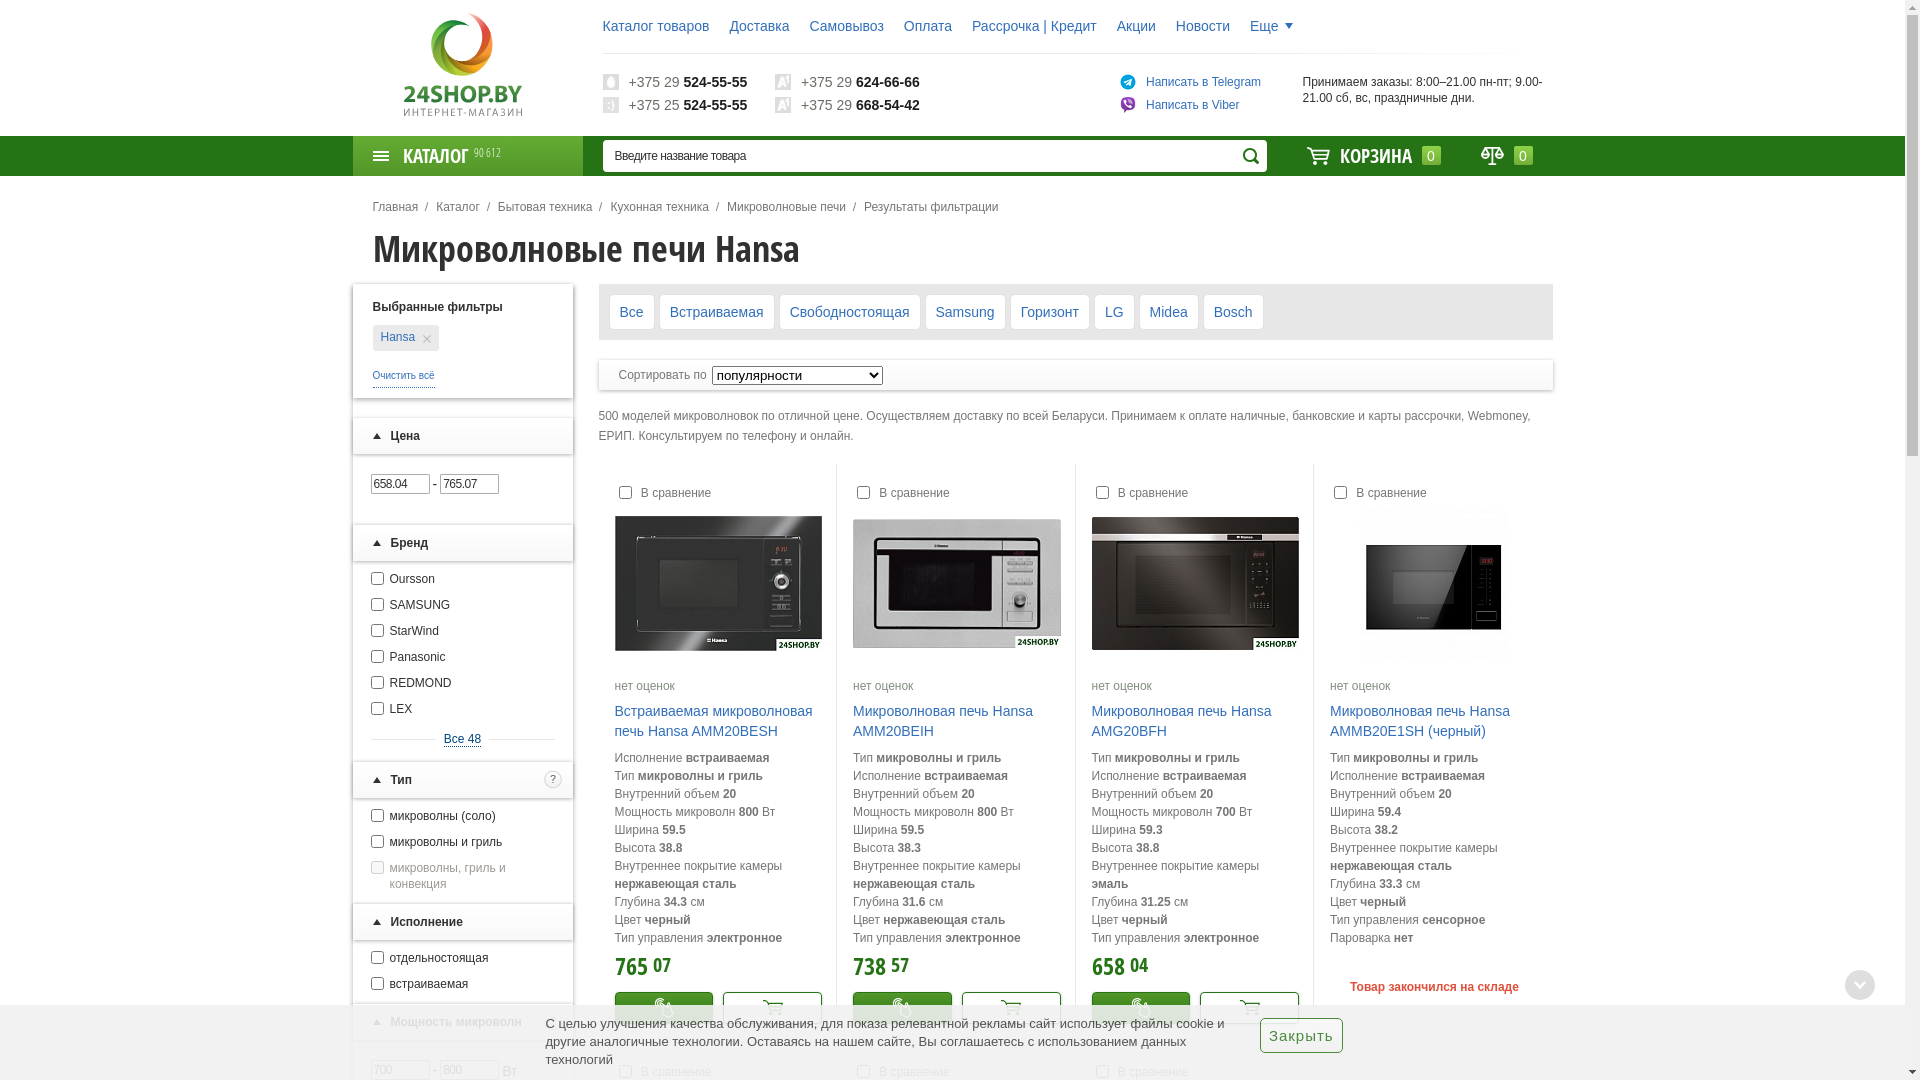  Describe the element at coordinates (923, 312) in the screenshot. I see `'Samsung'` at that location.